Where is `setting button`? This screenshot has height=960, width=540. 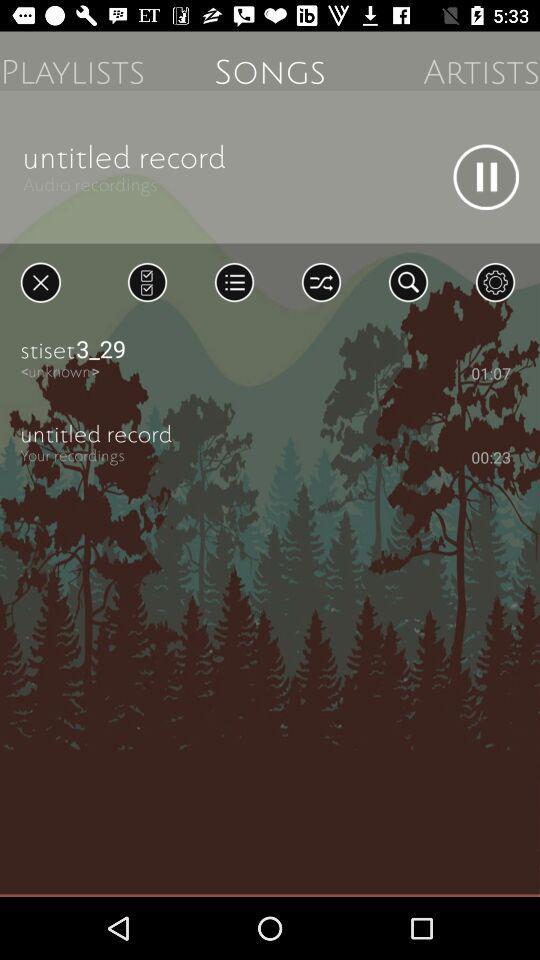 setting button is located at coordinates (494, 281).